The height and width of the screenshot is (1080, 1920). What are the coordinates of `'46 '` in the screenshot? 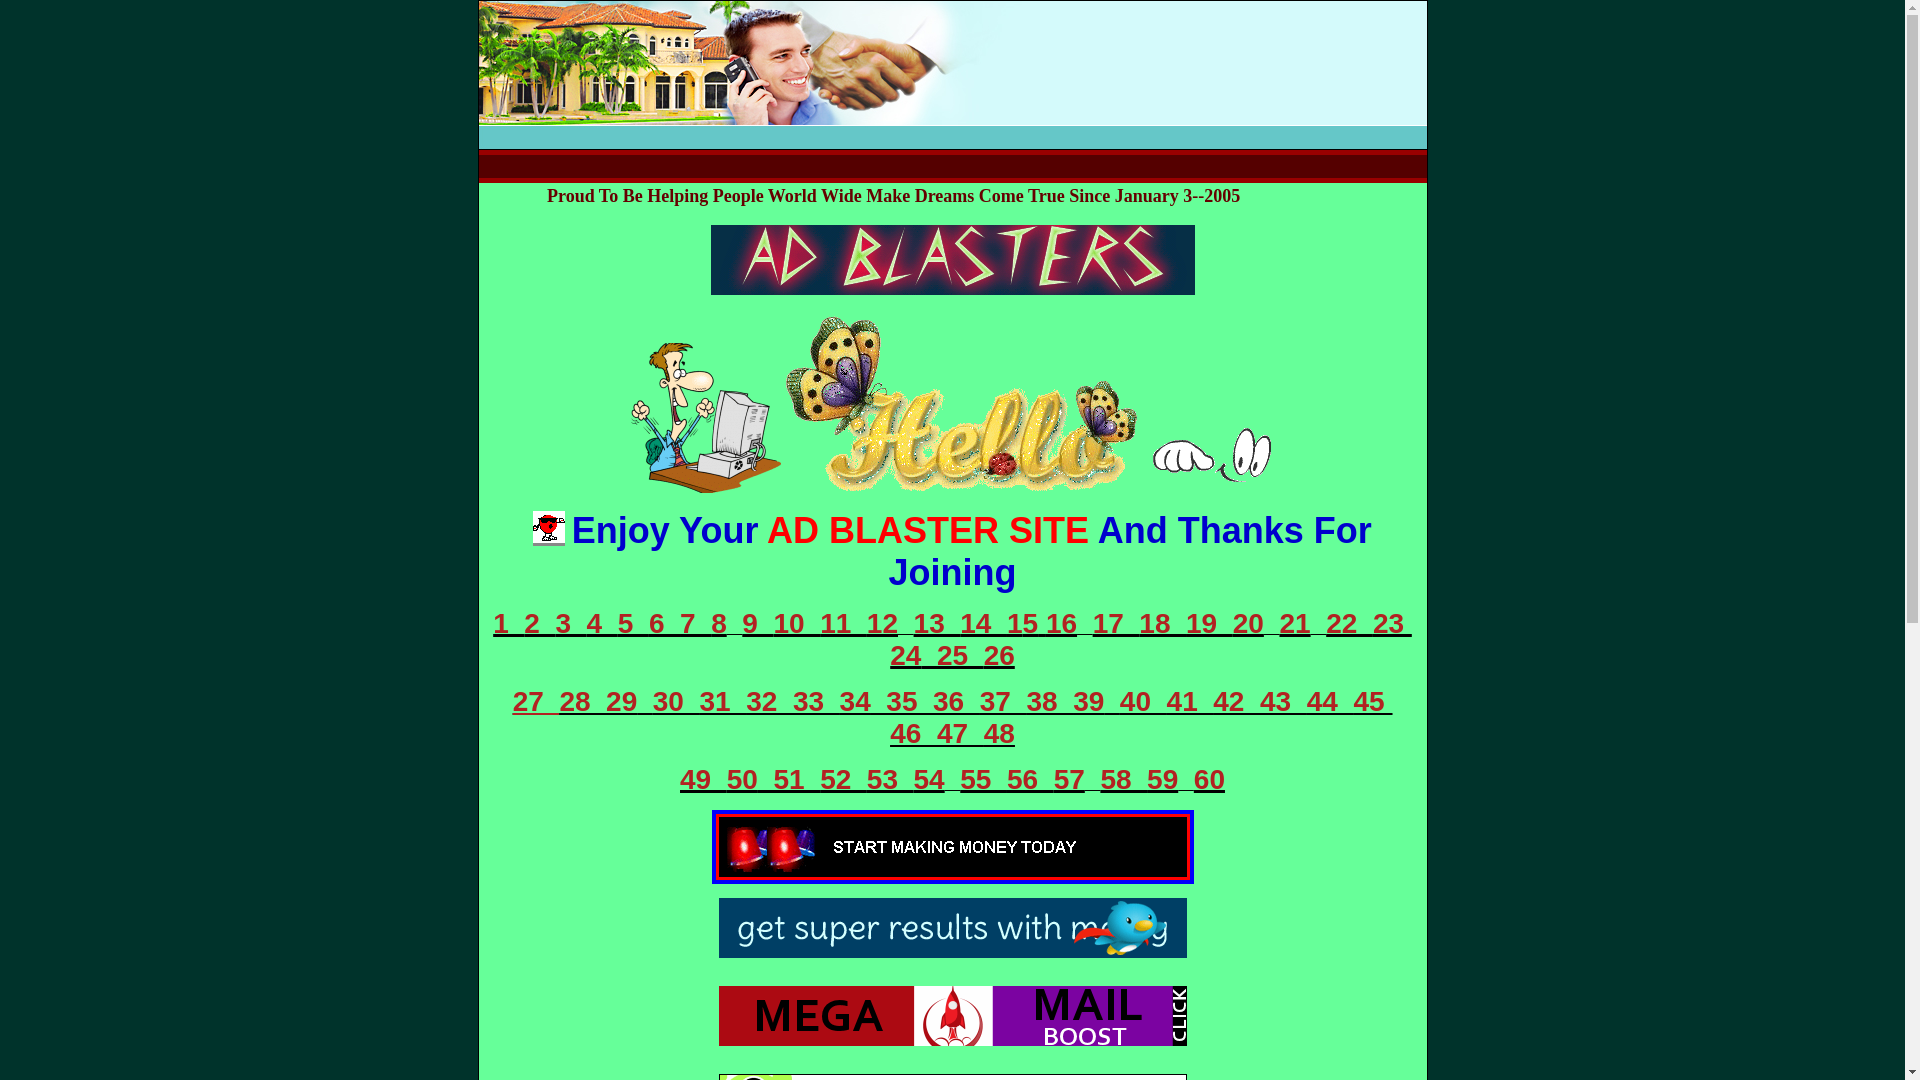 It's located at (912, 733).